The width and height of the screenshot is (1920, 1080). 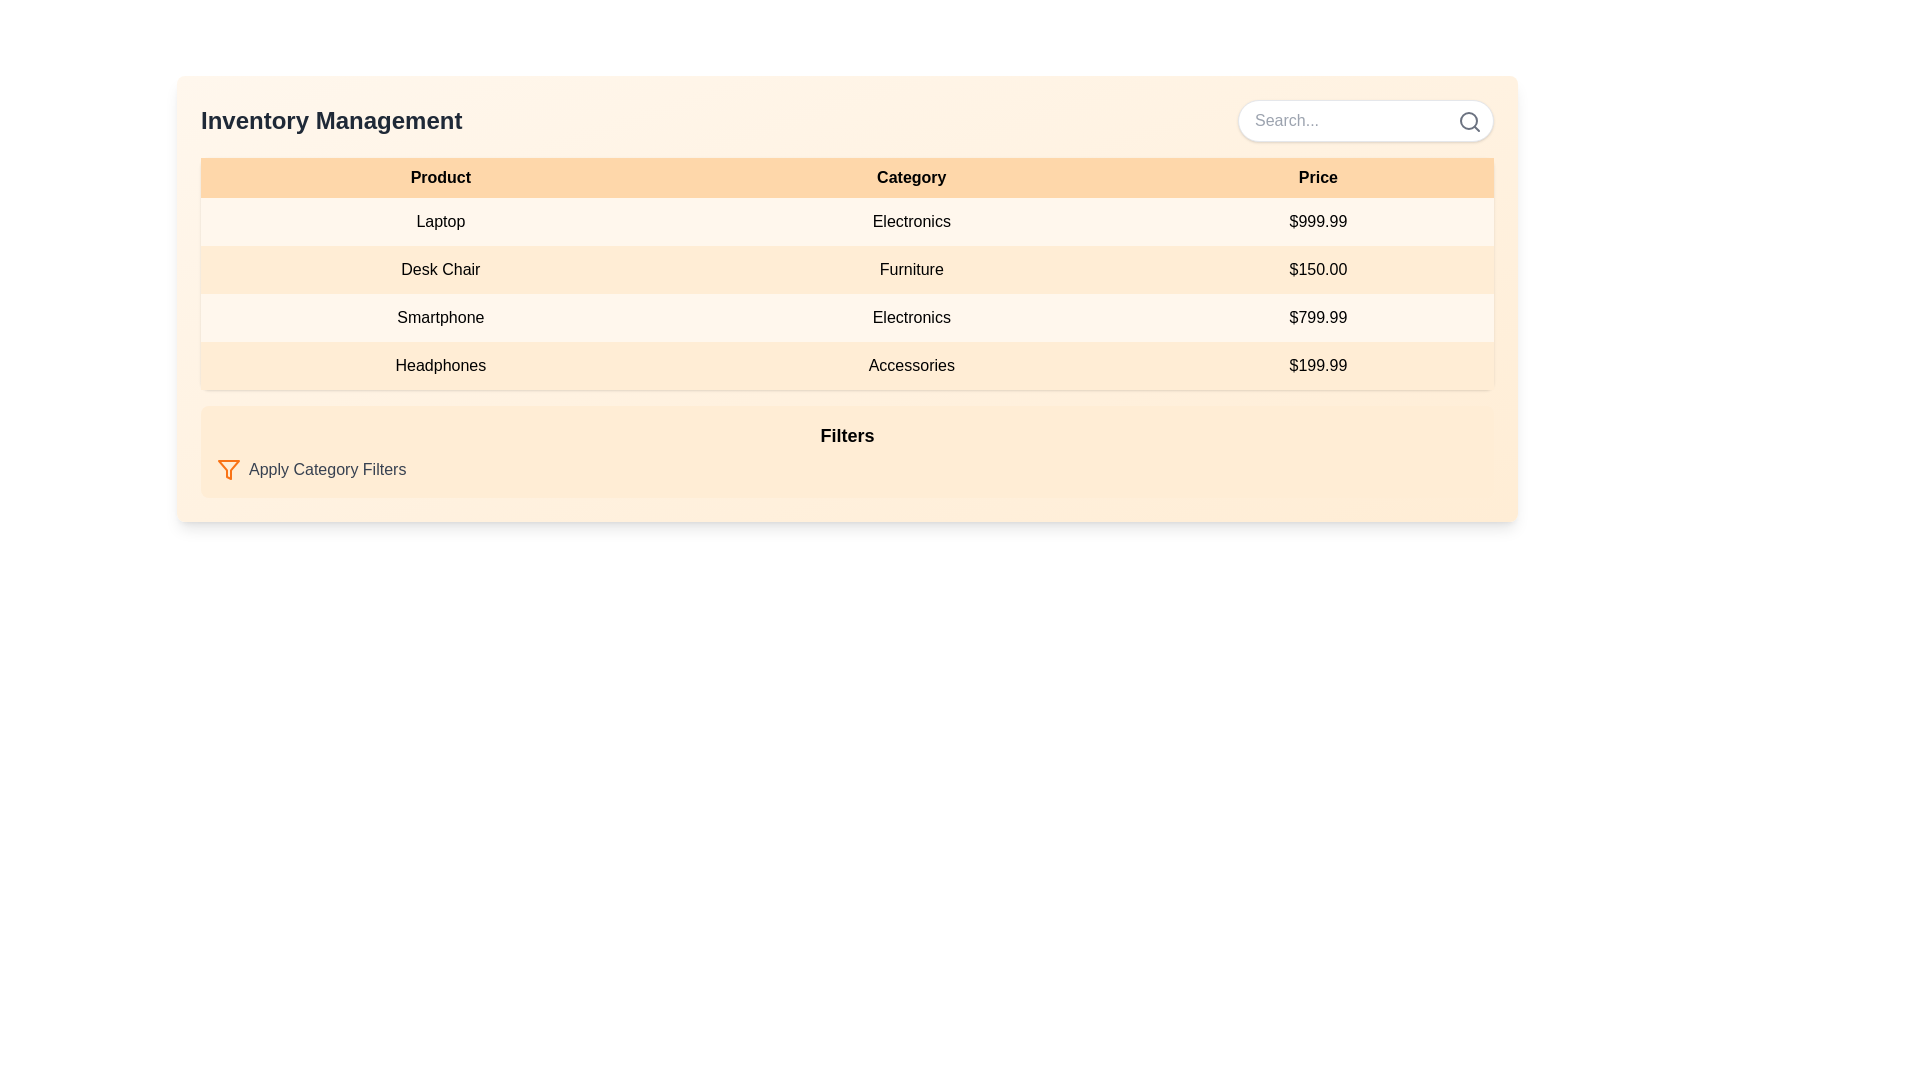 What do you see at coordinates (229, 470) in the screenshot?
I see `the filter function icon located at the bottom-left corner of the interface, adjacent to the 'Apply Category Filters' label` at bounding box center [229, 470].